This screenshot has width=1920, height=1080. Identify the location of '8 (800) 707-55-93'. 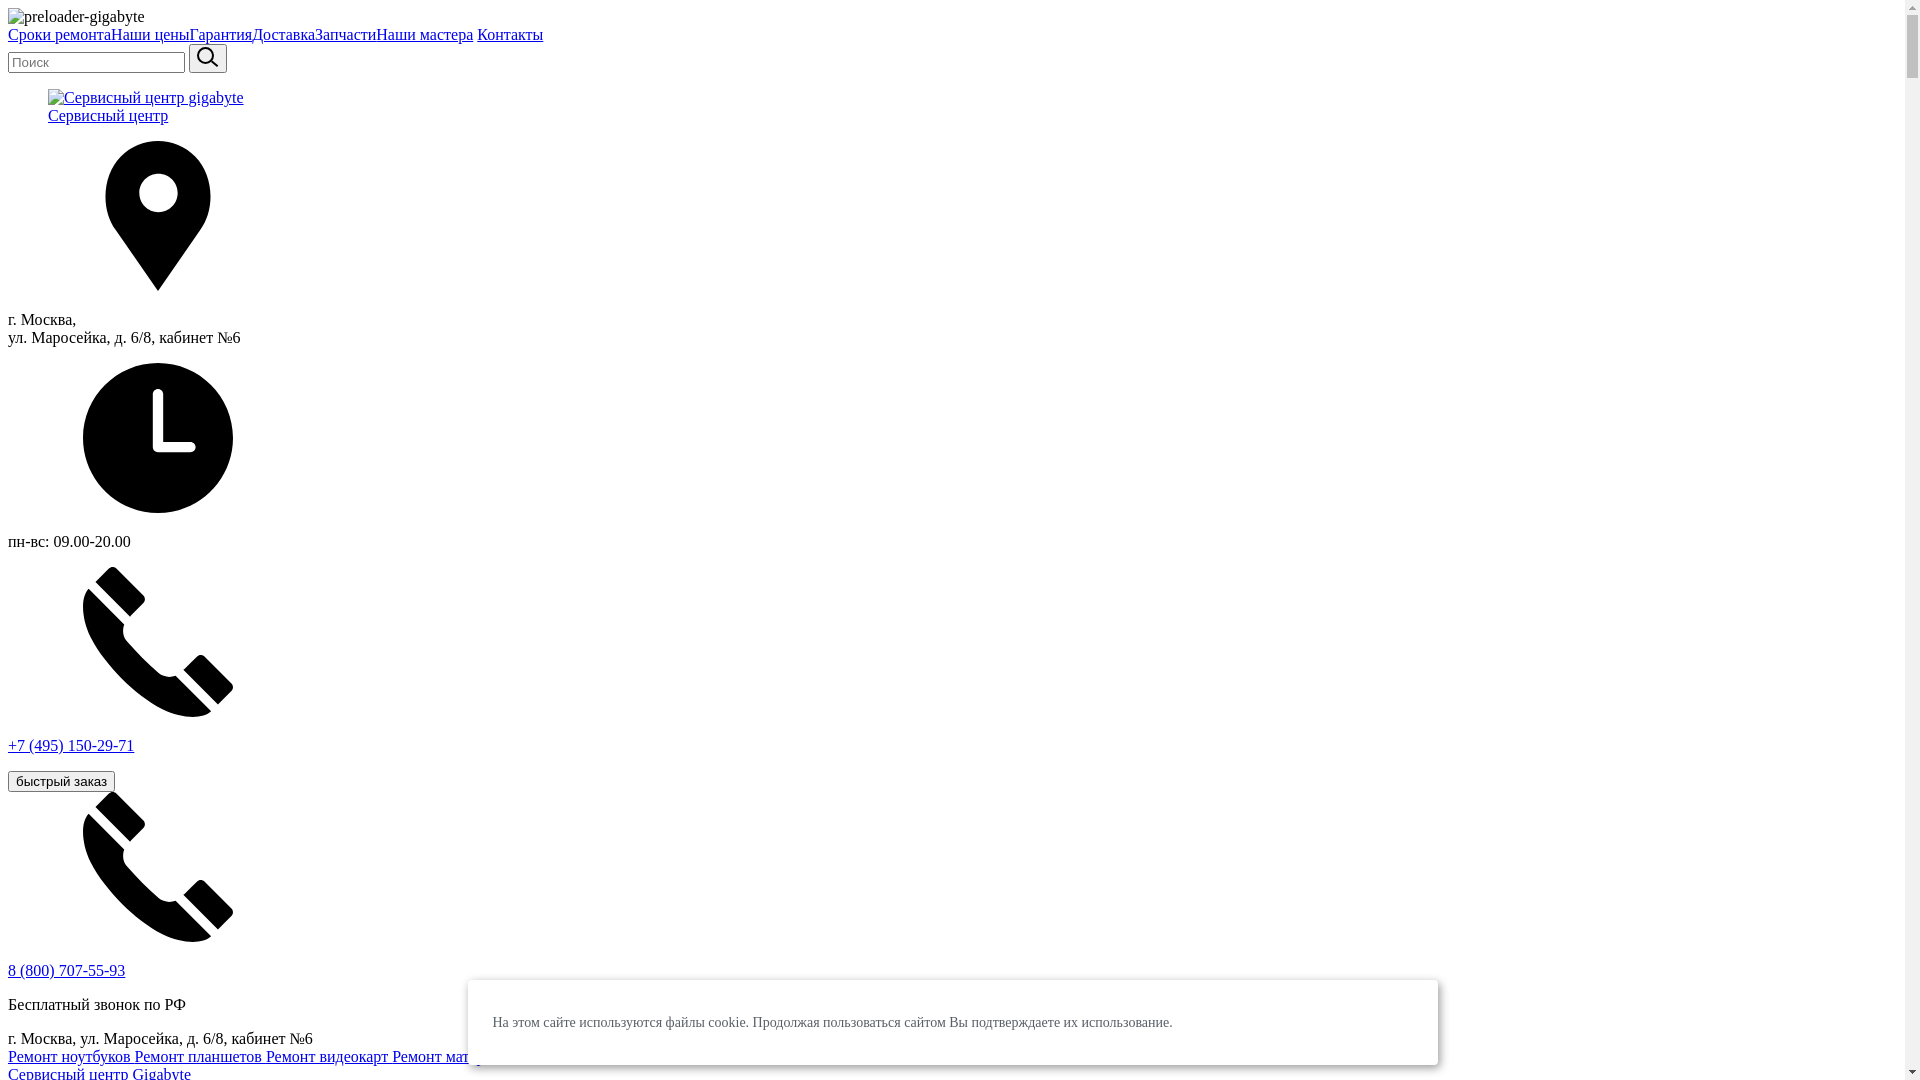
(8, 969).